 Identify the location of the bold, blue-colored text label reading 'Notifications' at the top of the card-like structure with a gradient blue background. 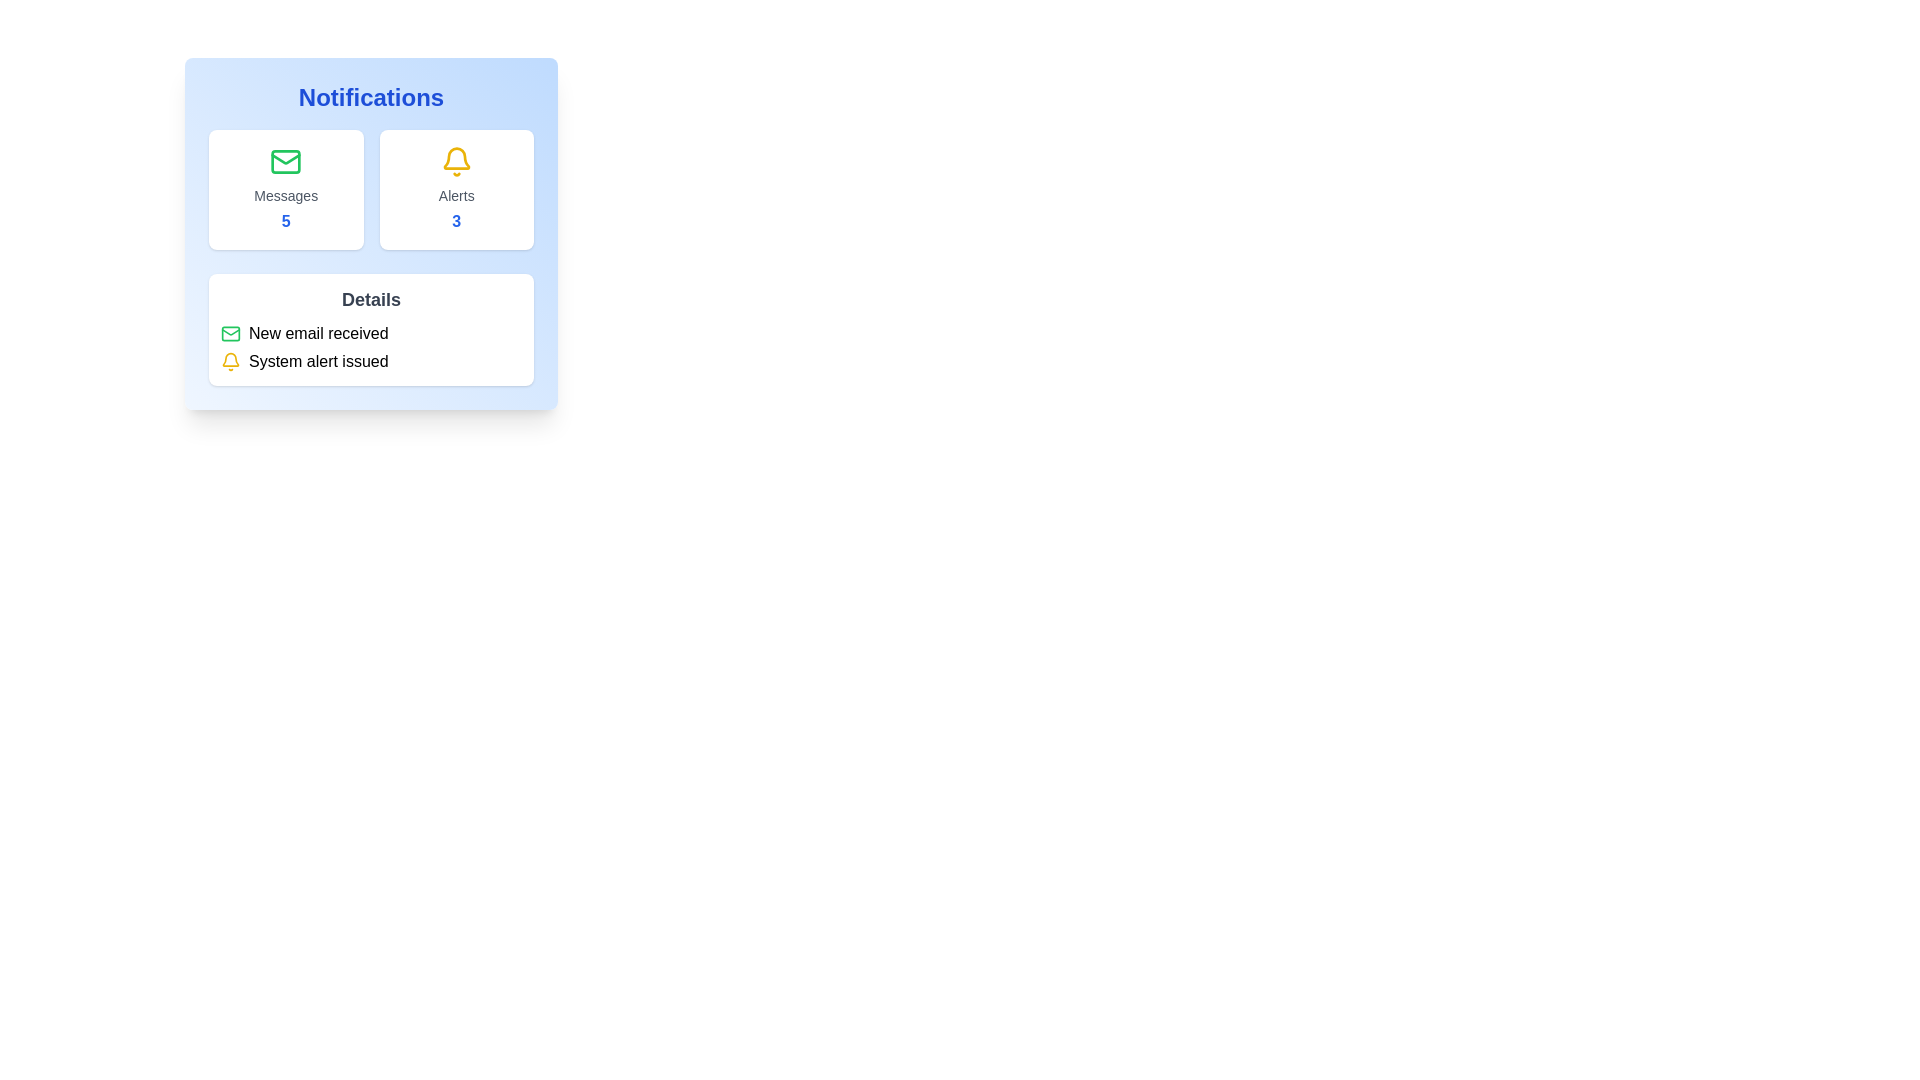
(371, 97).